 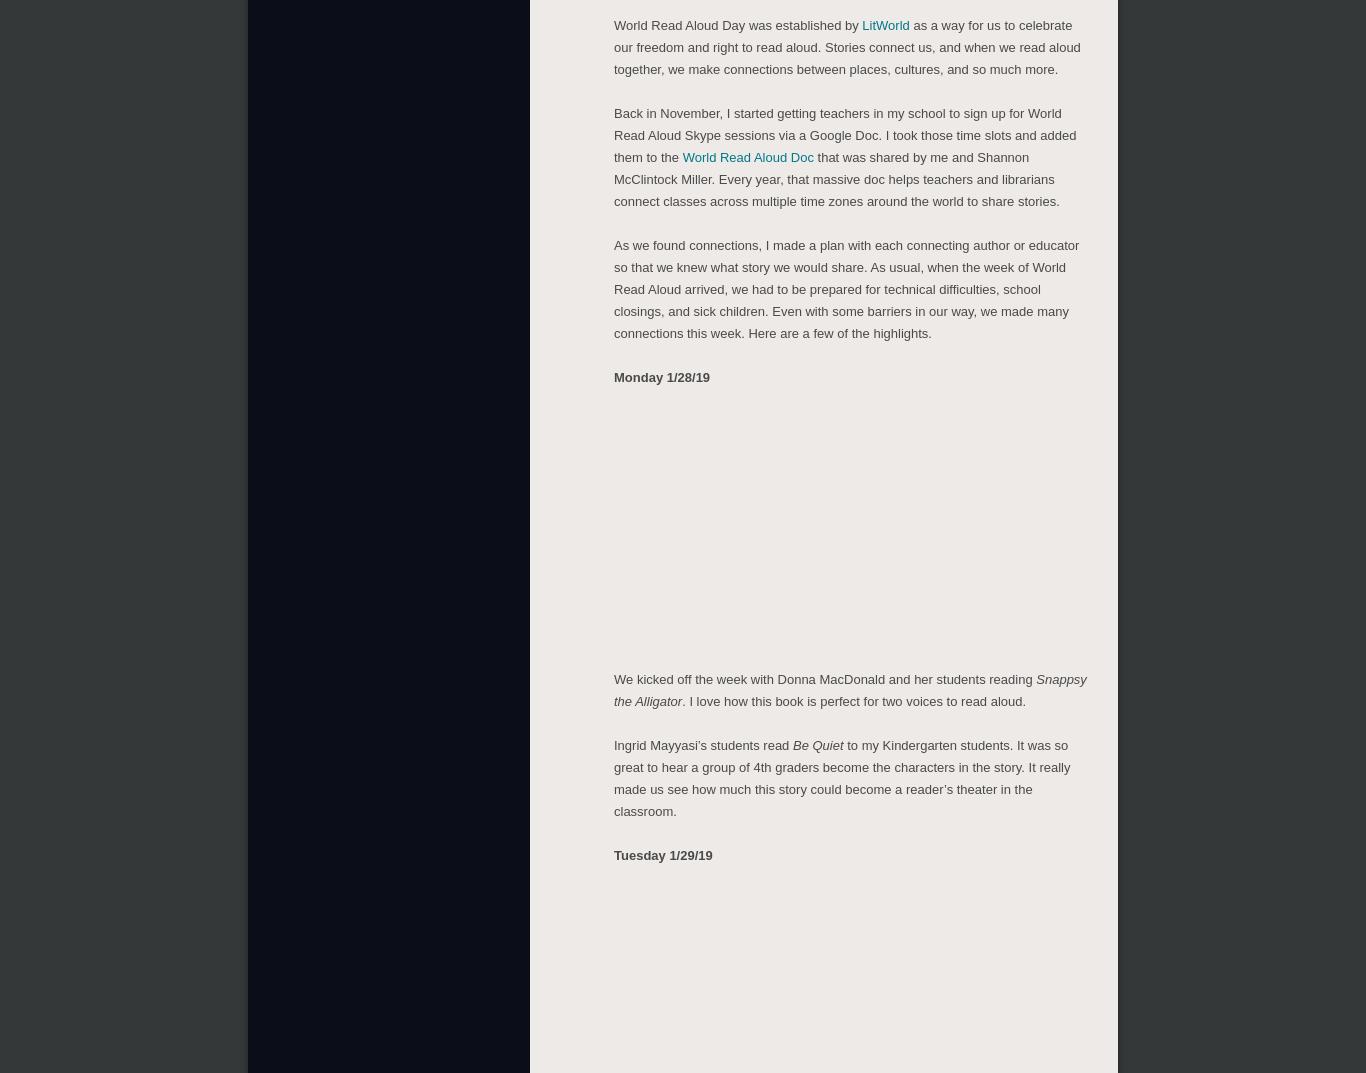 I want to click on 'as a way for us to celebrate our freedom and right to read aloud. Stories connect us, and when we read aloud together, we make connections between places, cultures, and so much more.', so click(x=613, y=42).